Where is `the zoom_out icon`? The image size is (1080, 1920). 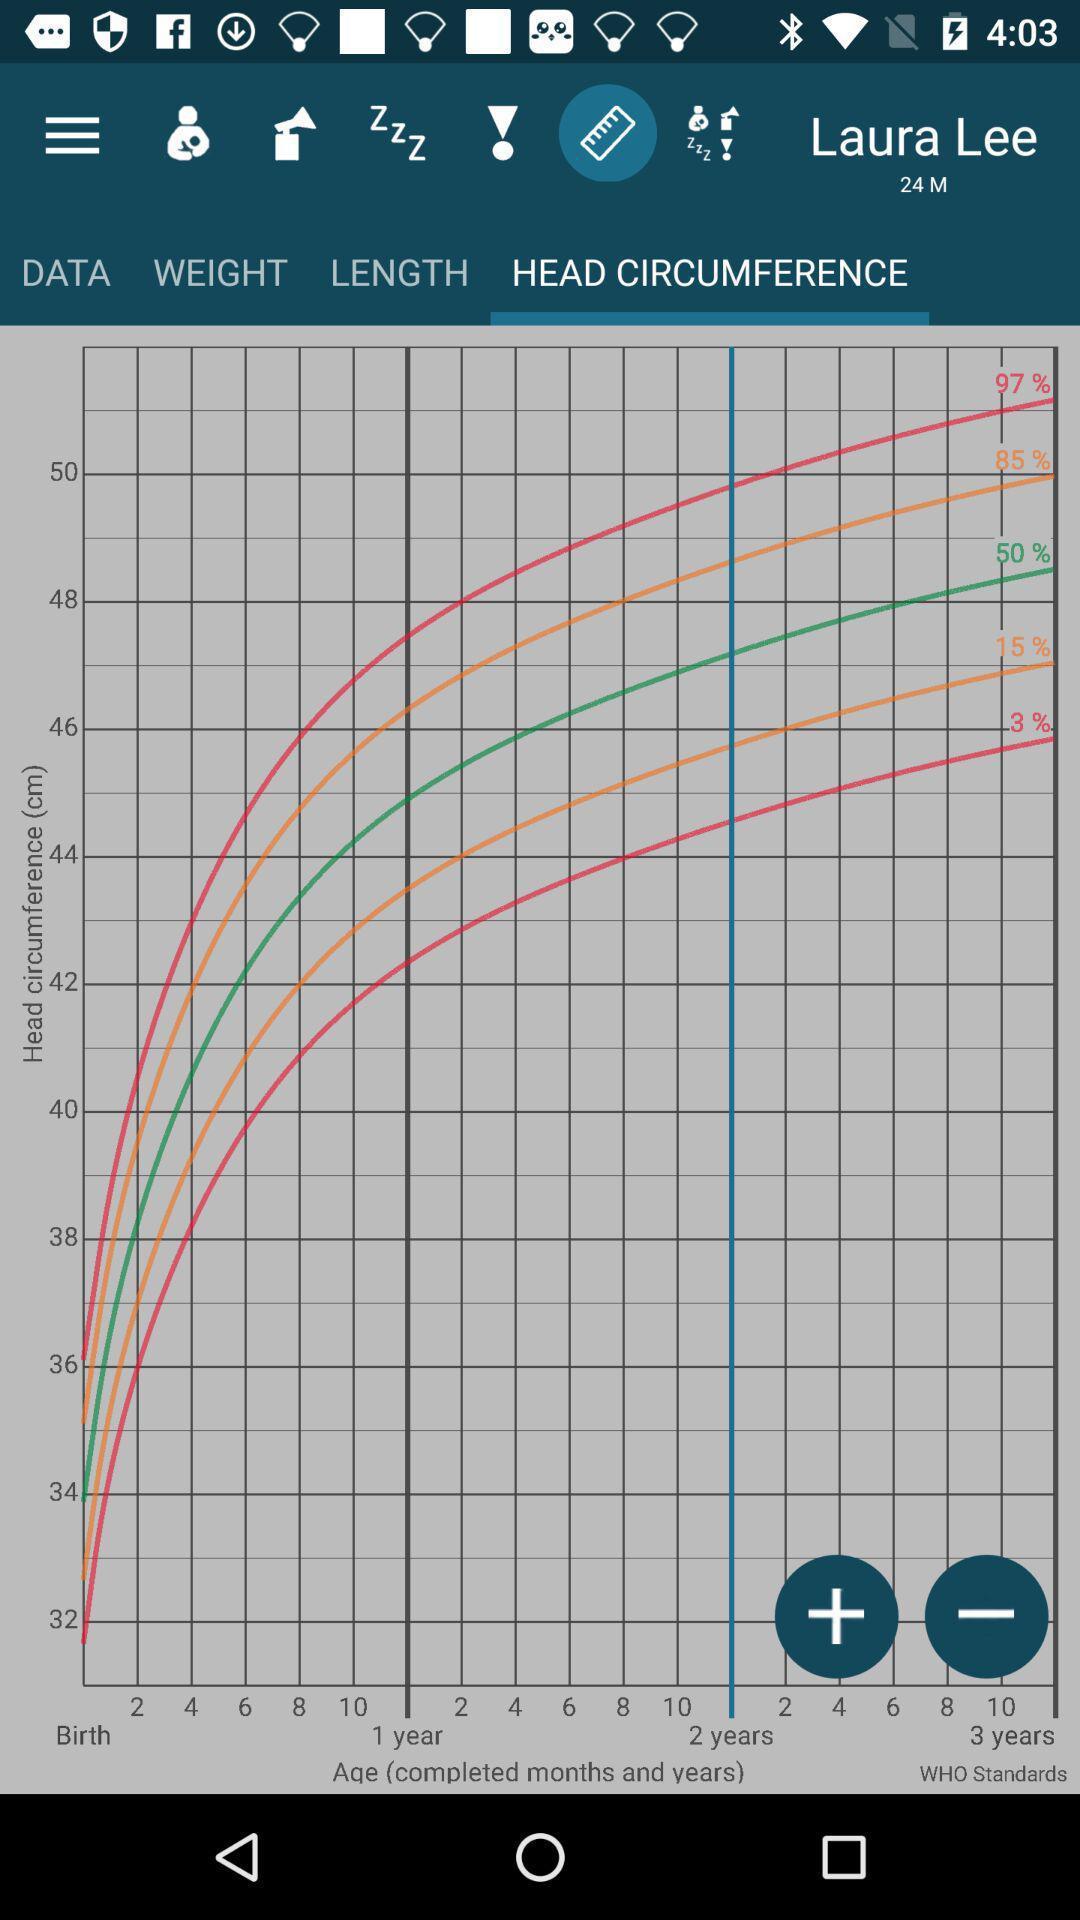
the zoom_out icon is located at coordinates (985, 1616).